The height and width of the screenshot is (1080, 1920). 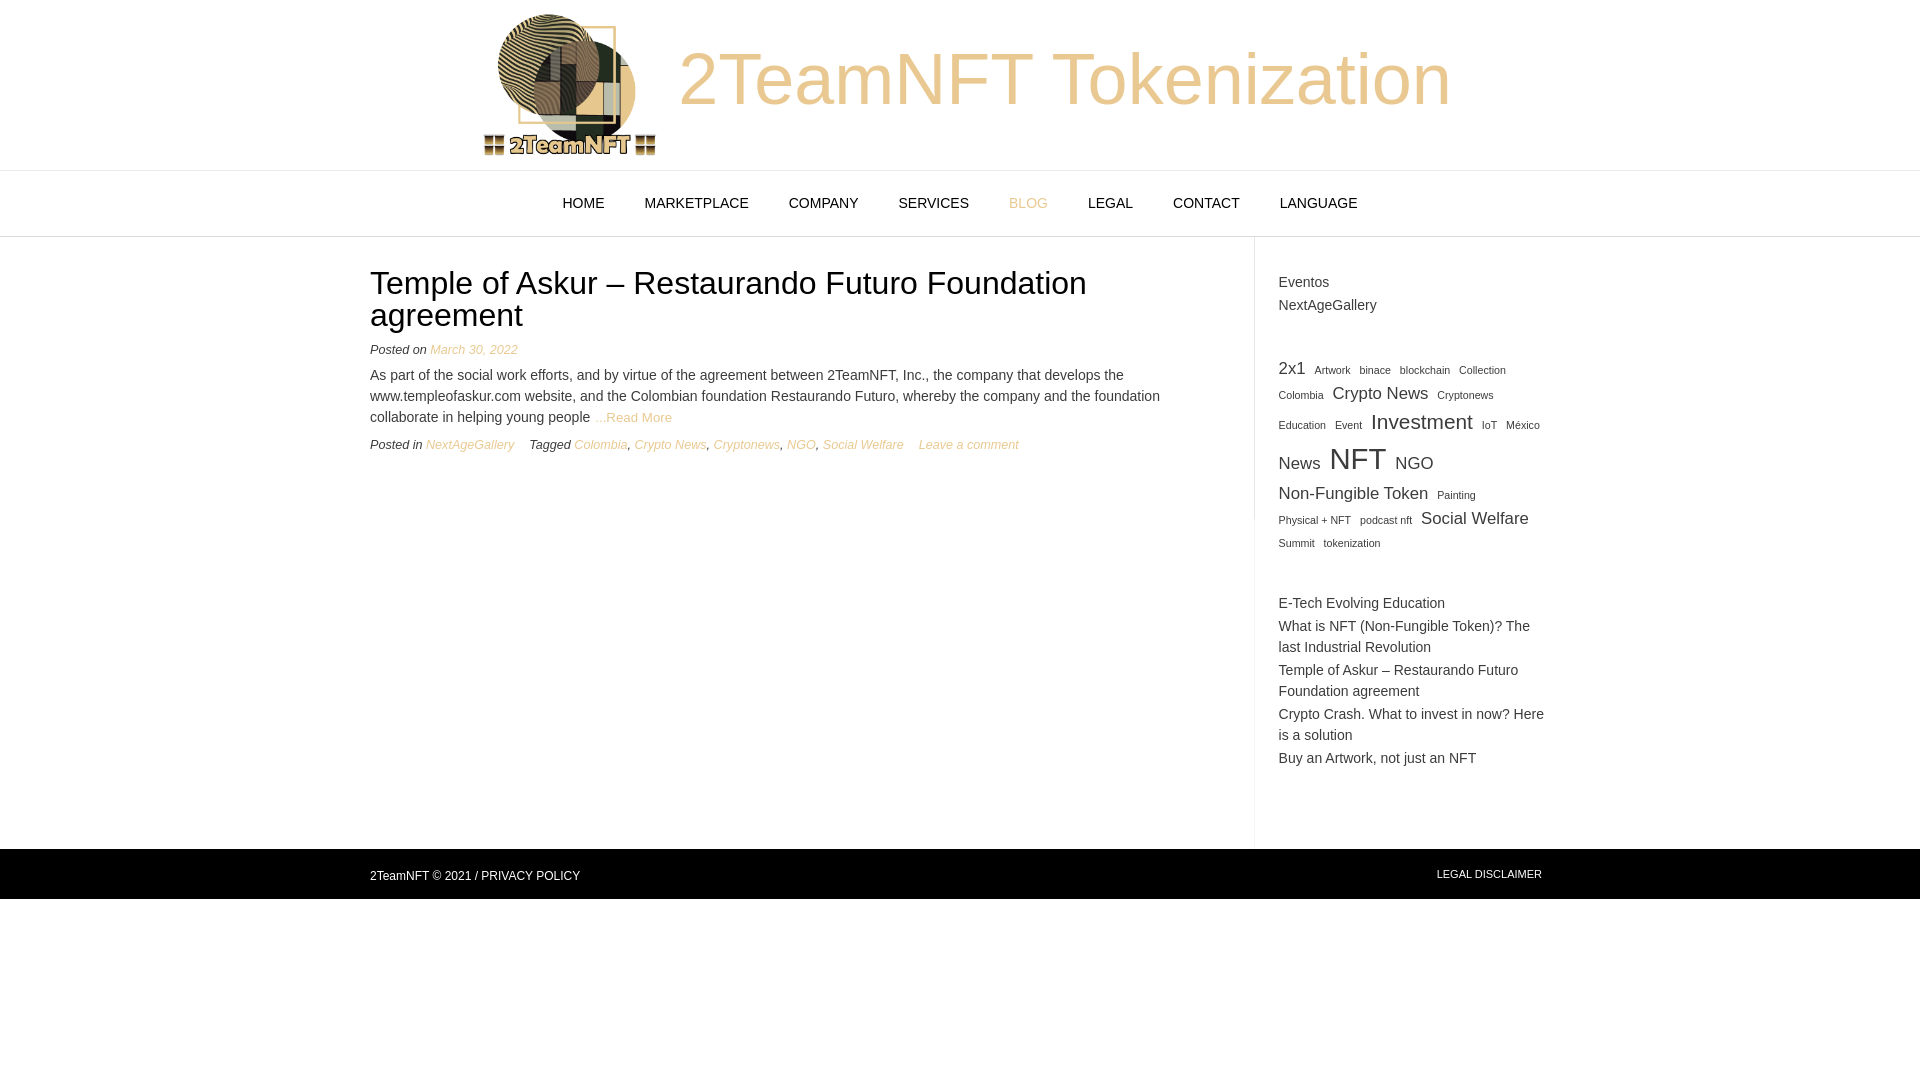 What do you see at coordinates (1357, 459) in the screenshot?
I see `'NFT'` at bounding box center [1357, 459].